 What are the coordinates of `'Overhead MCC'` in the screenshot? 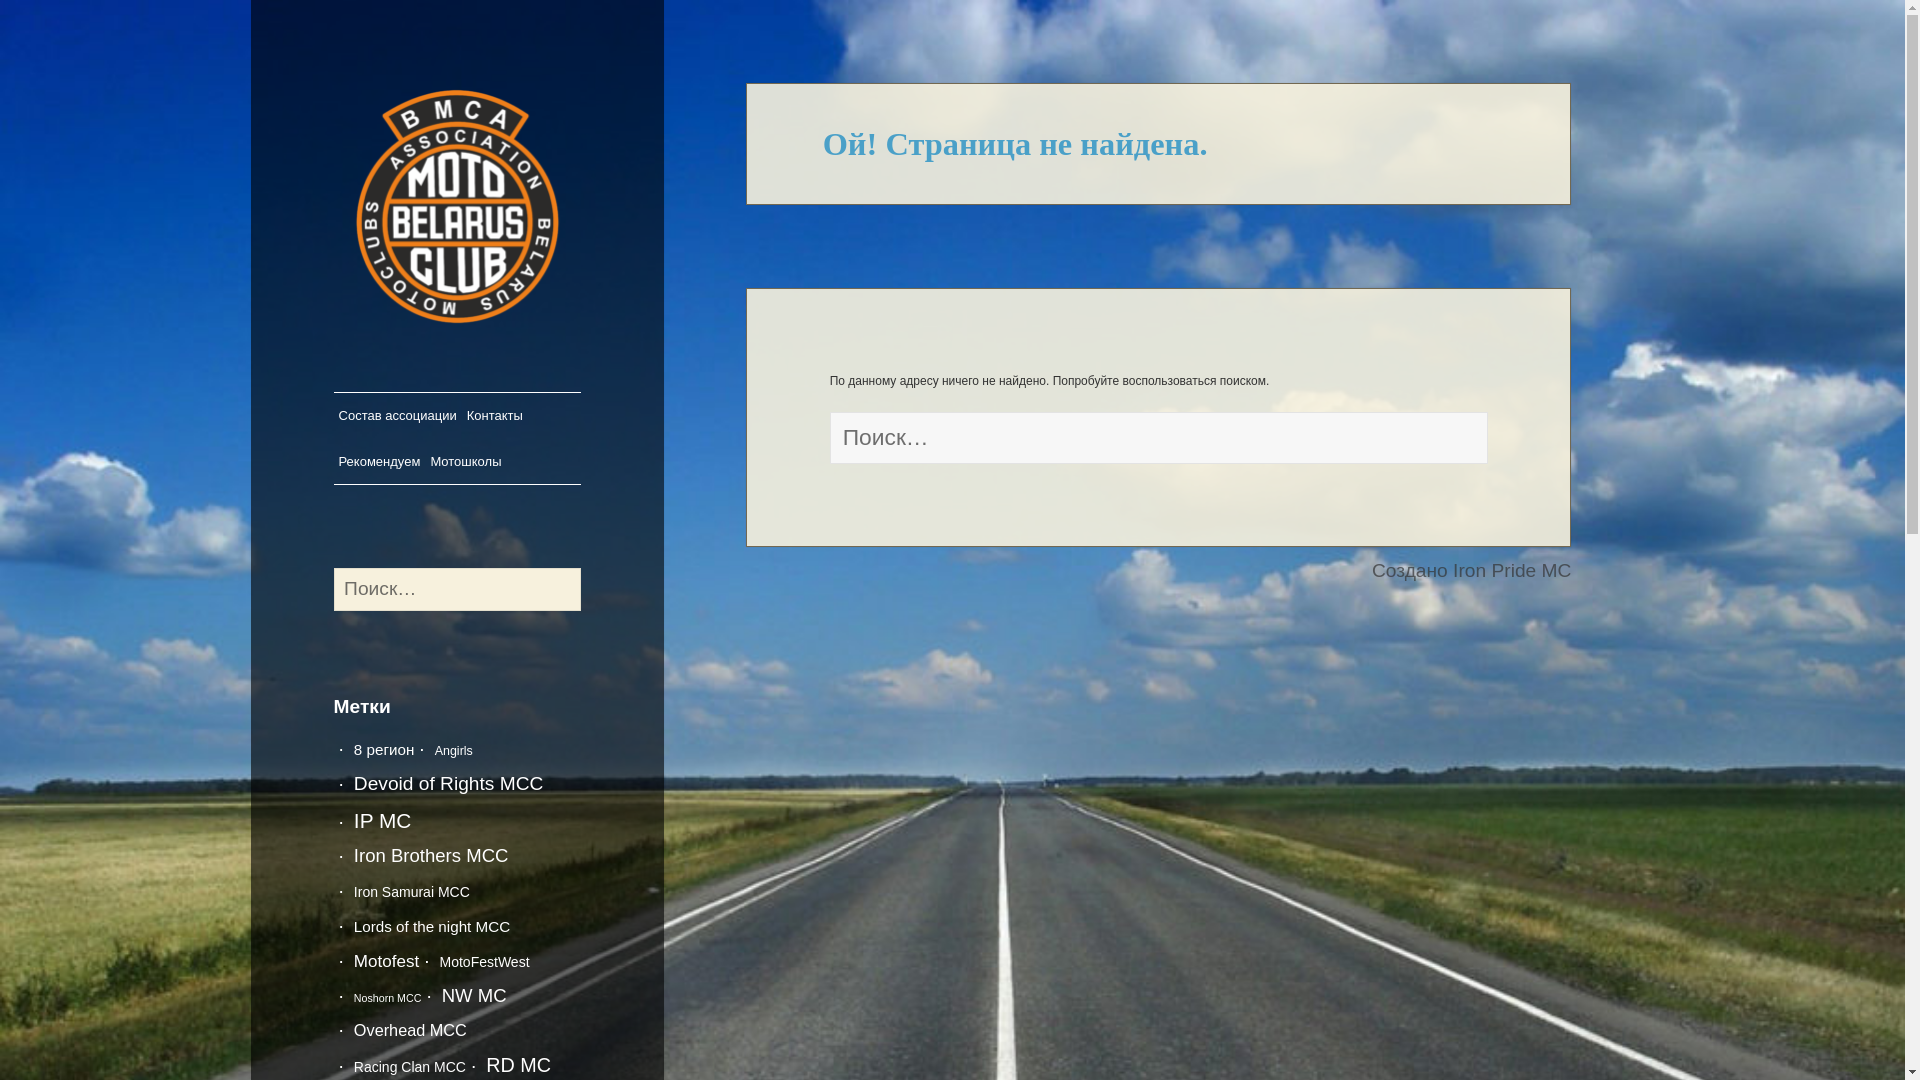 It's located at (409, 1029).